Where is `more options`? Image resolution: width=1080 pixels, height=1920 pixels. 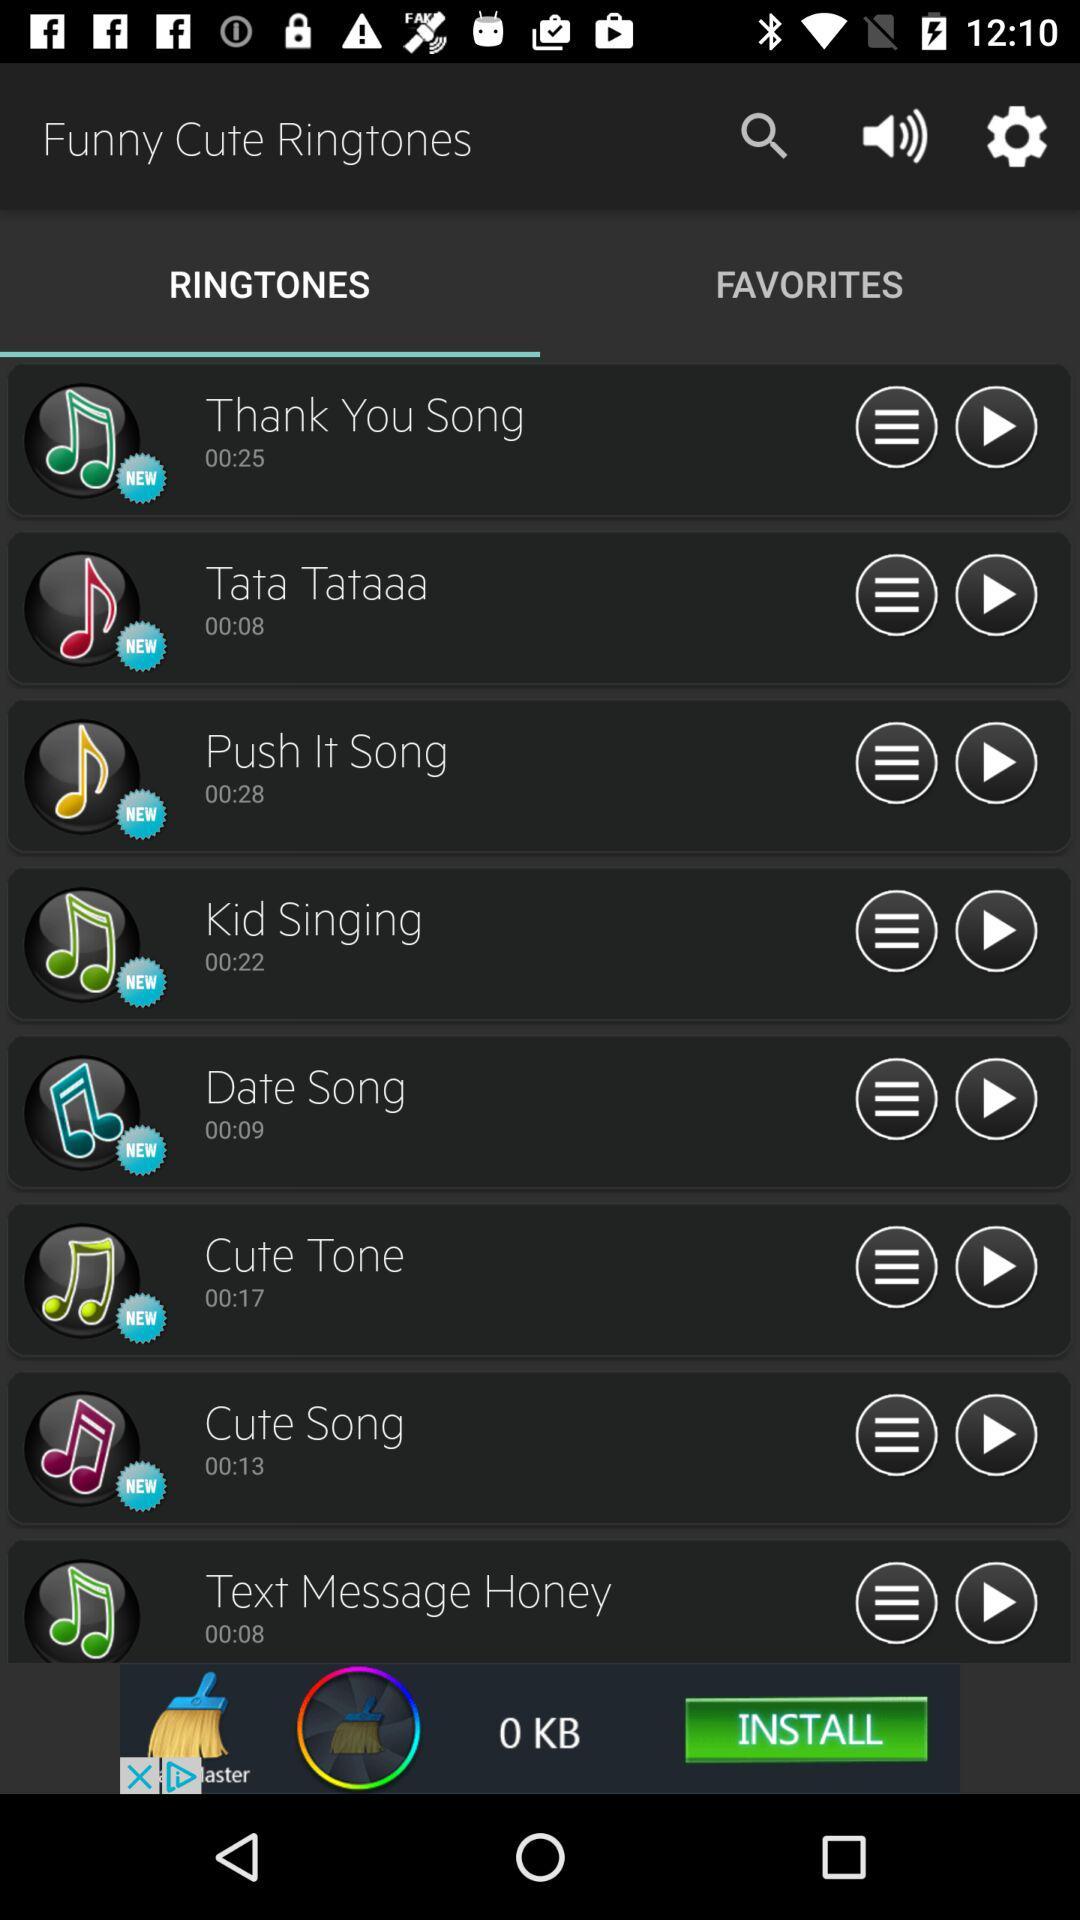 more options is located at coordinates (895, 931).